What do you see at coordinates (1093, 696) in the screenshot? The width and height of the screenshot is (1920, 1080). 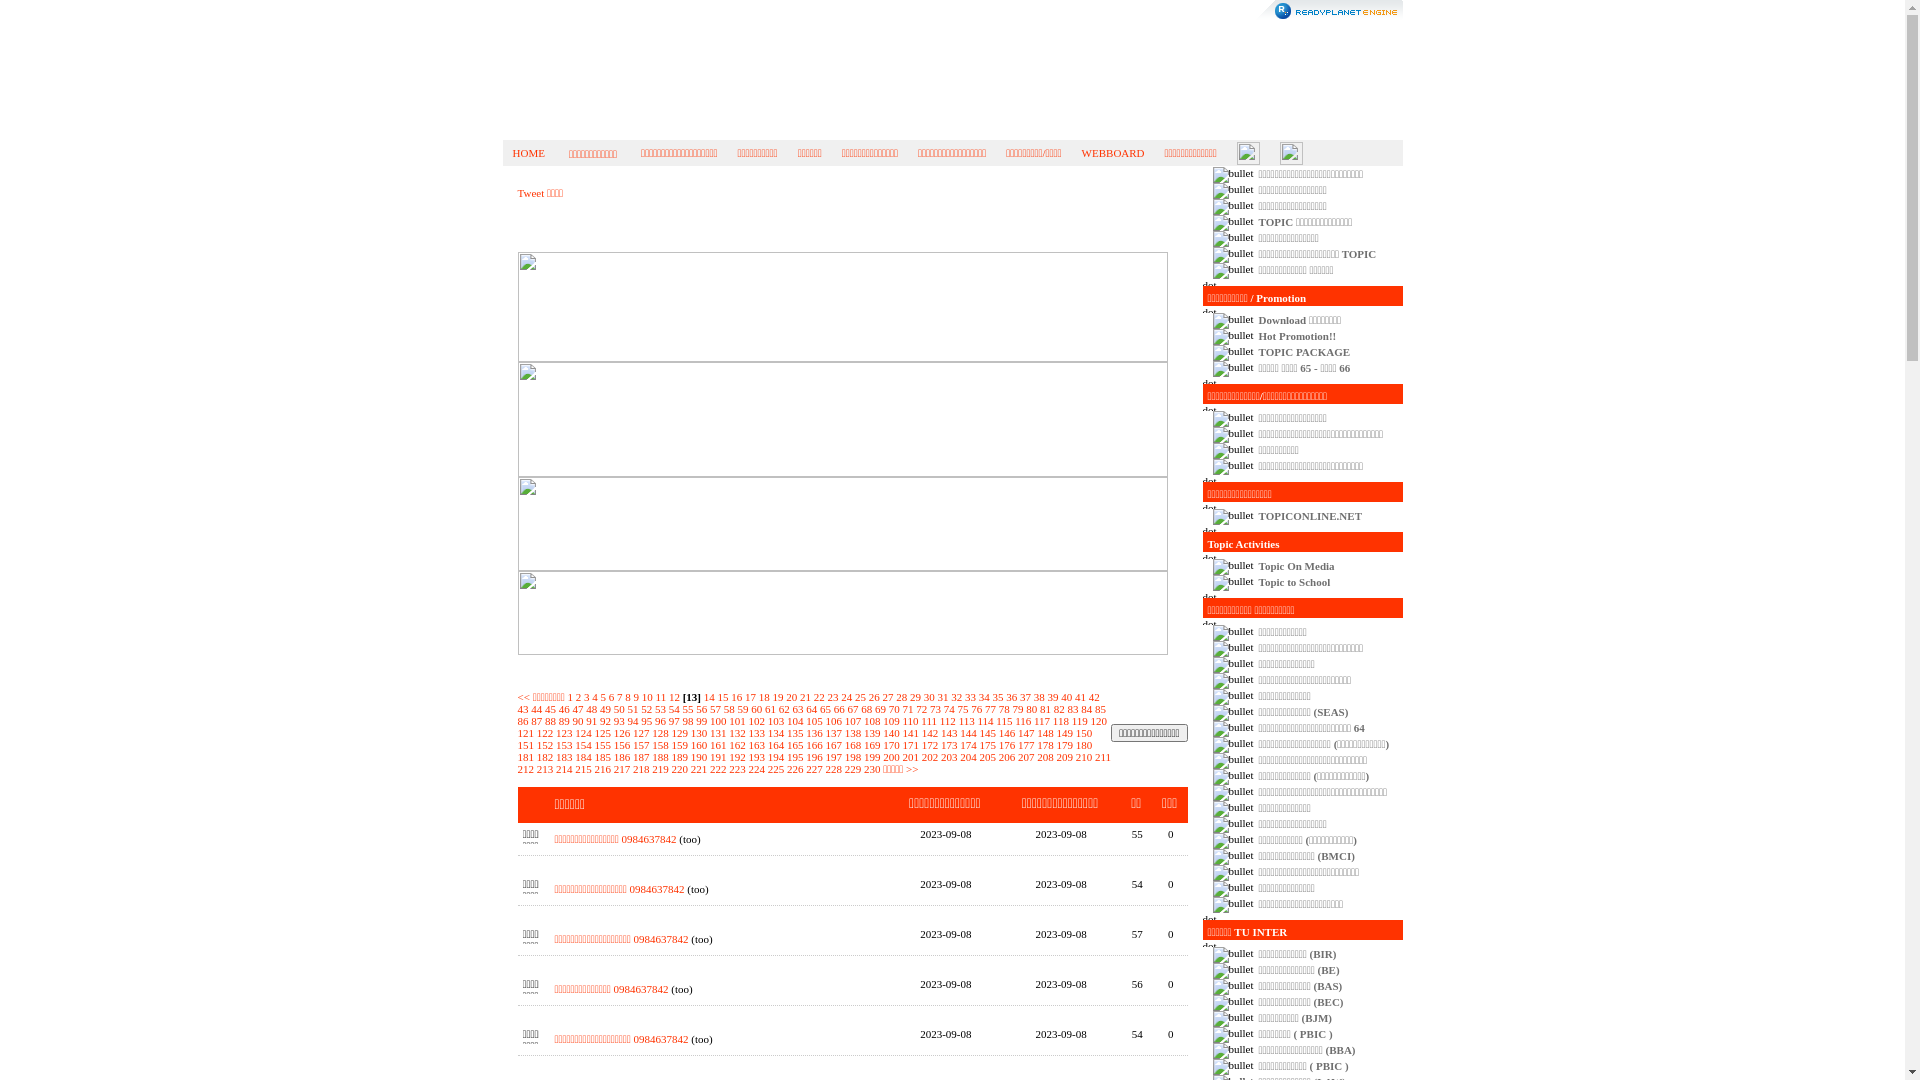 I see `'42'` at bounding box center [1093, 696].